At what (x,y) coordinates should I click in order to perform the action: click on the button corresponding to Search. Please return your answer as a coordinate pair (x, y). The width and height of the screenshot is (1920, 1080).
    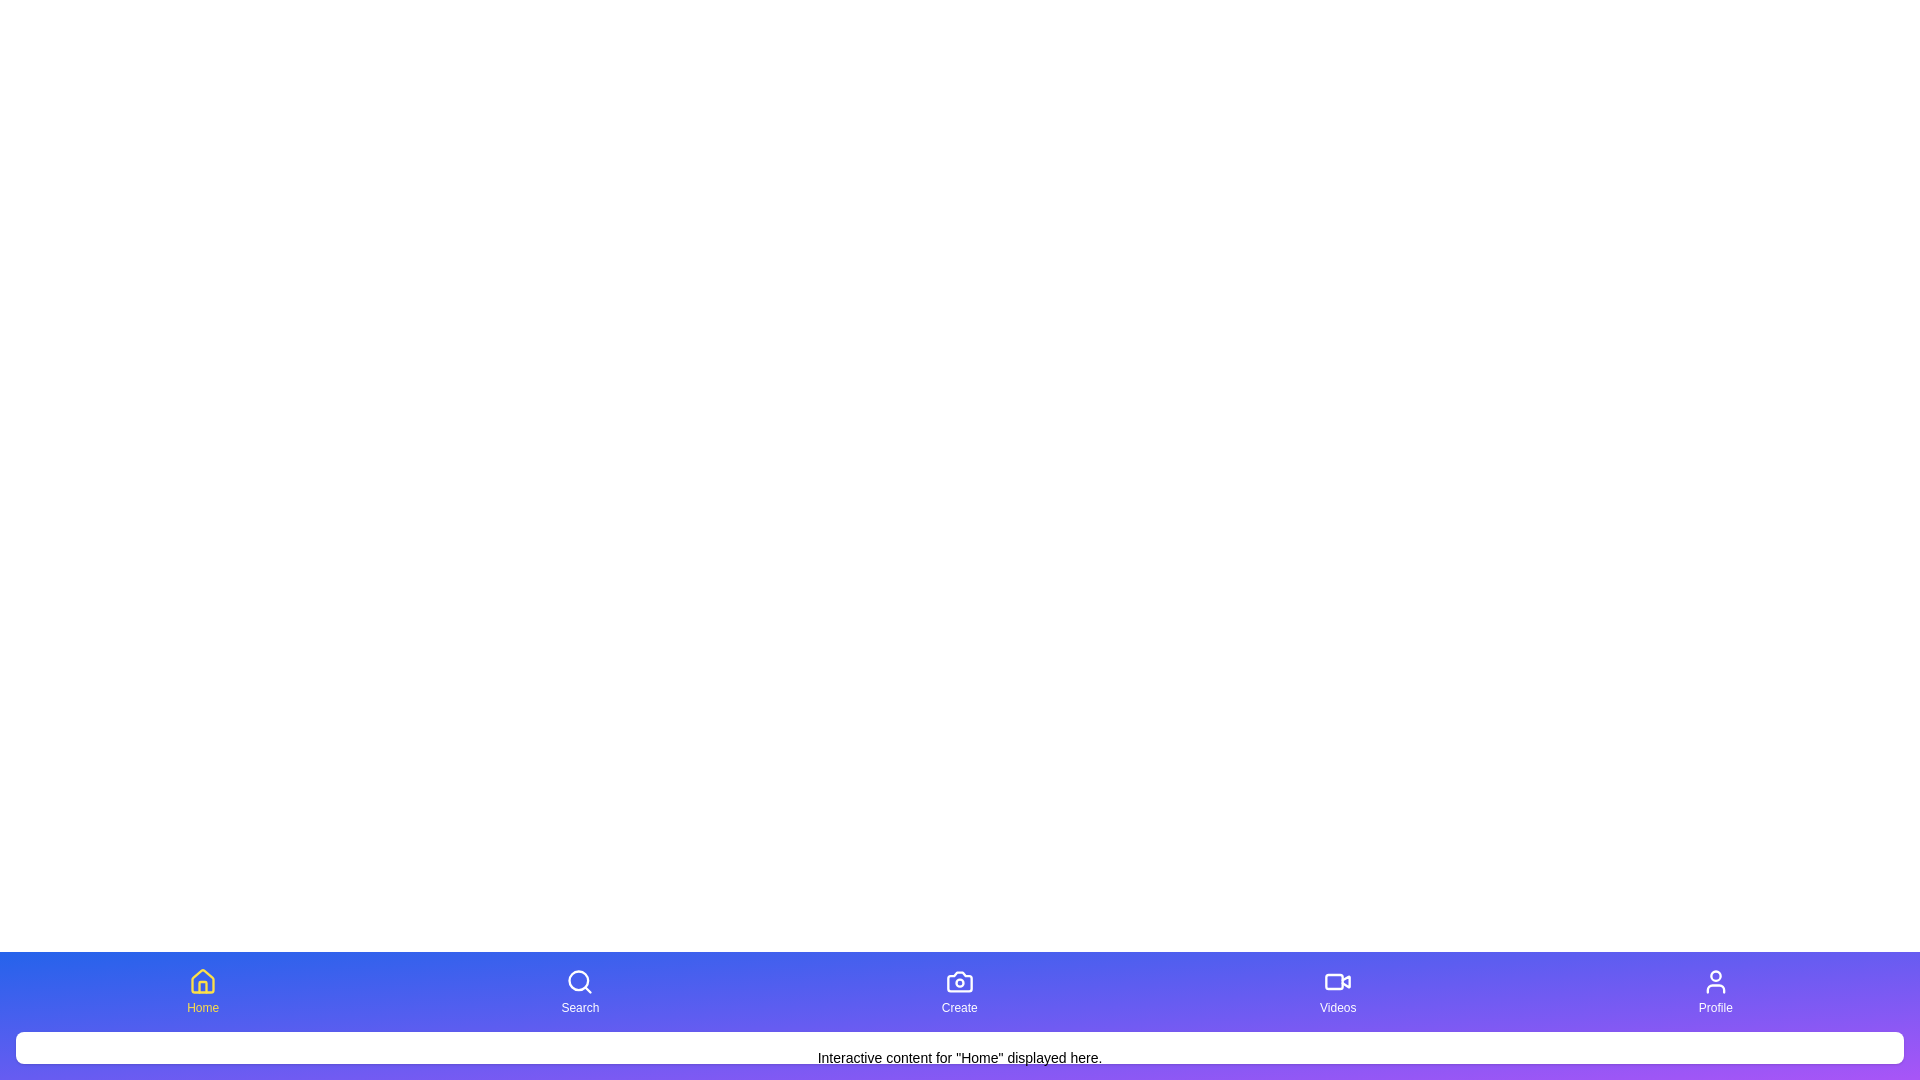
    Looking at the image, I should click on (579, 991).